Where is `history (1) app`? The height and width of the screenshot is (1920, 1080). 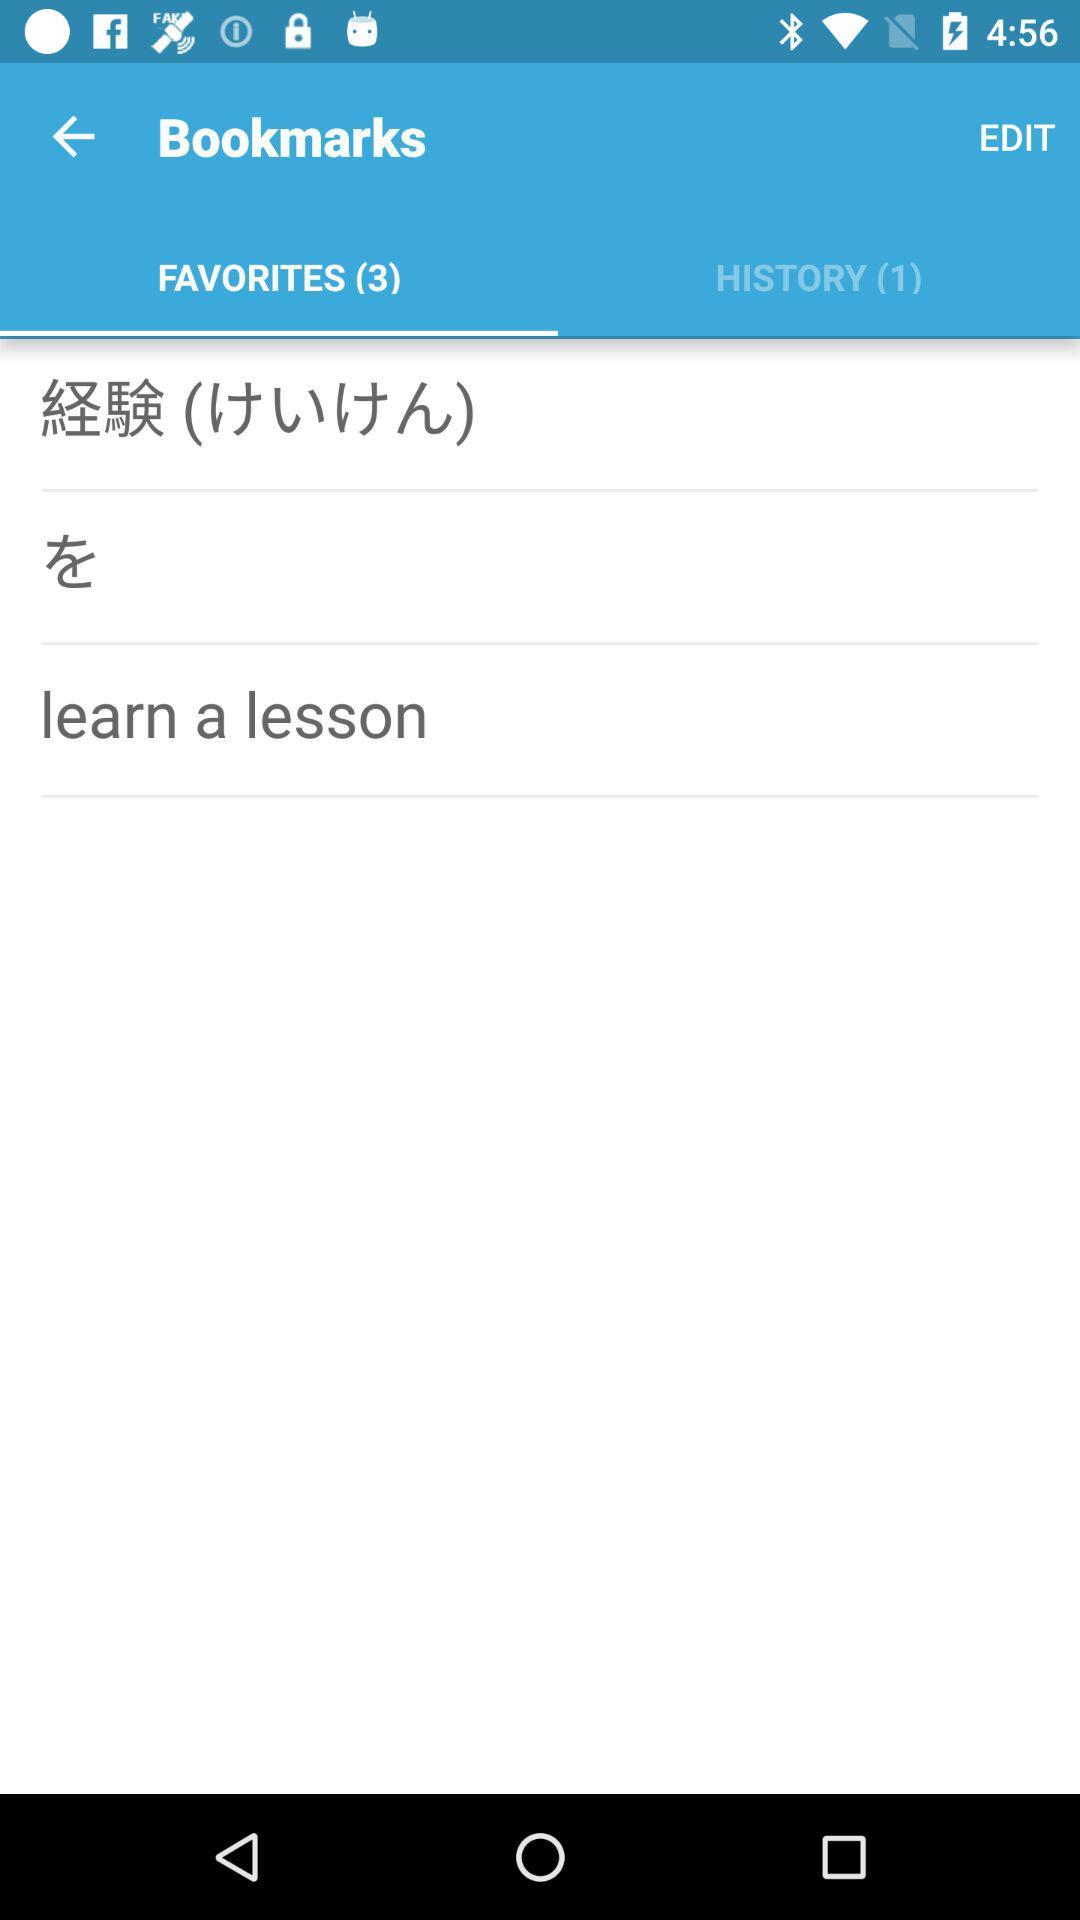
history (1) app is located at coordinates (818, 272).